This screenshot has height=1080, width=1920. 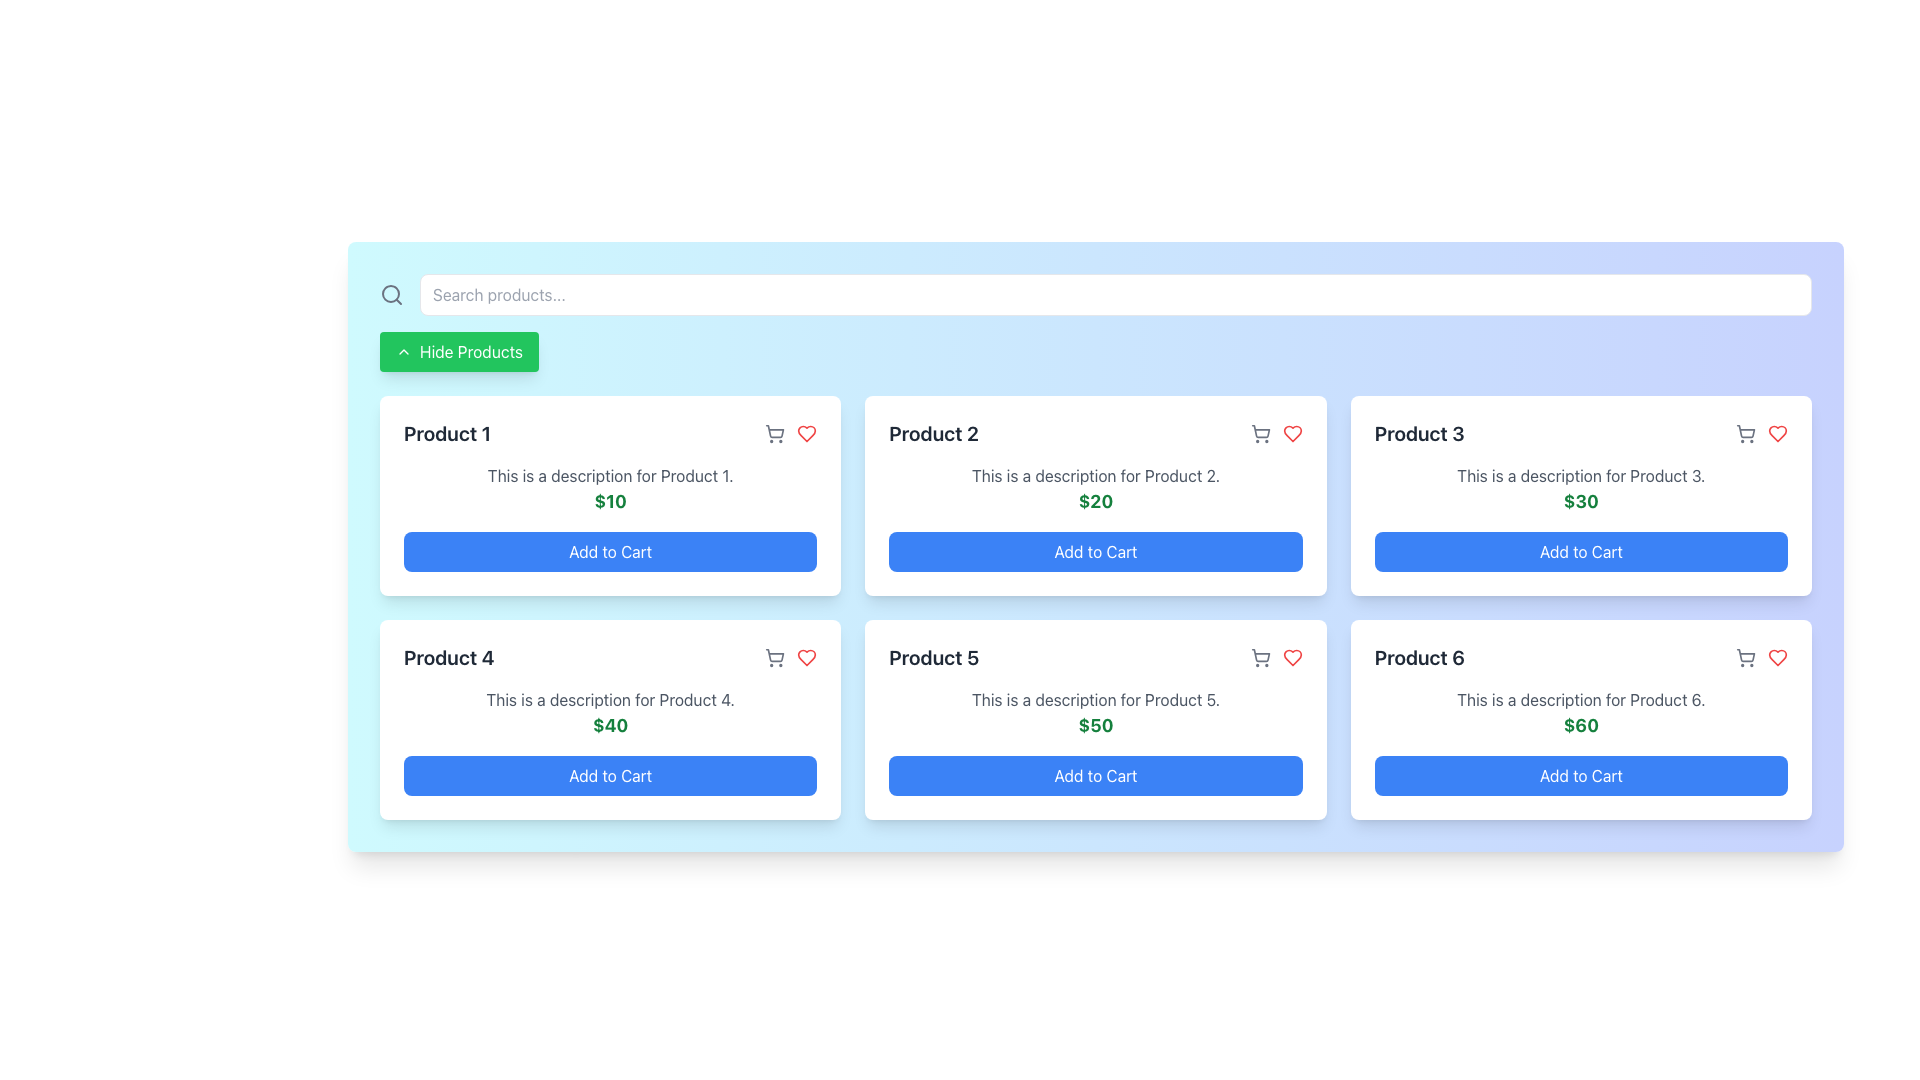 What do you see at coordinates (1259, 433) in the screenshot?
I see `the shopping cart icon located in the top-right corner of the card for 'Product 2'` at bounding box center [1259, 433].